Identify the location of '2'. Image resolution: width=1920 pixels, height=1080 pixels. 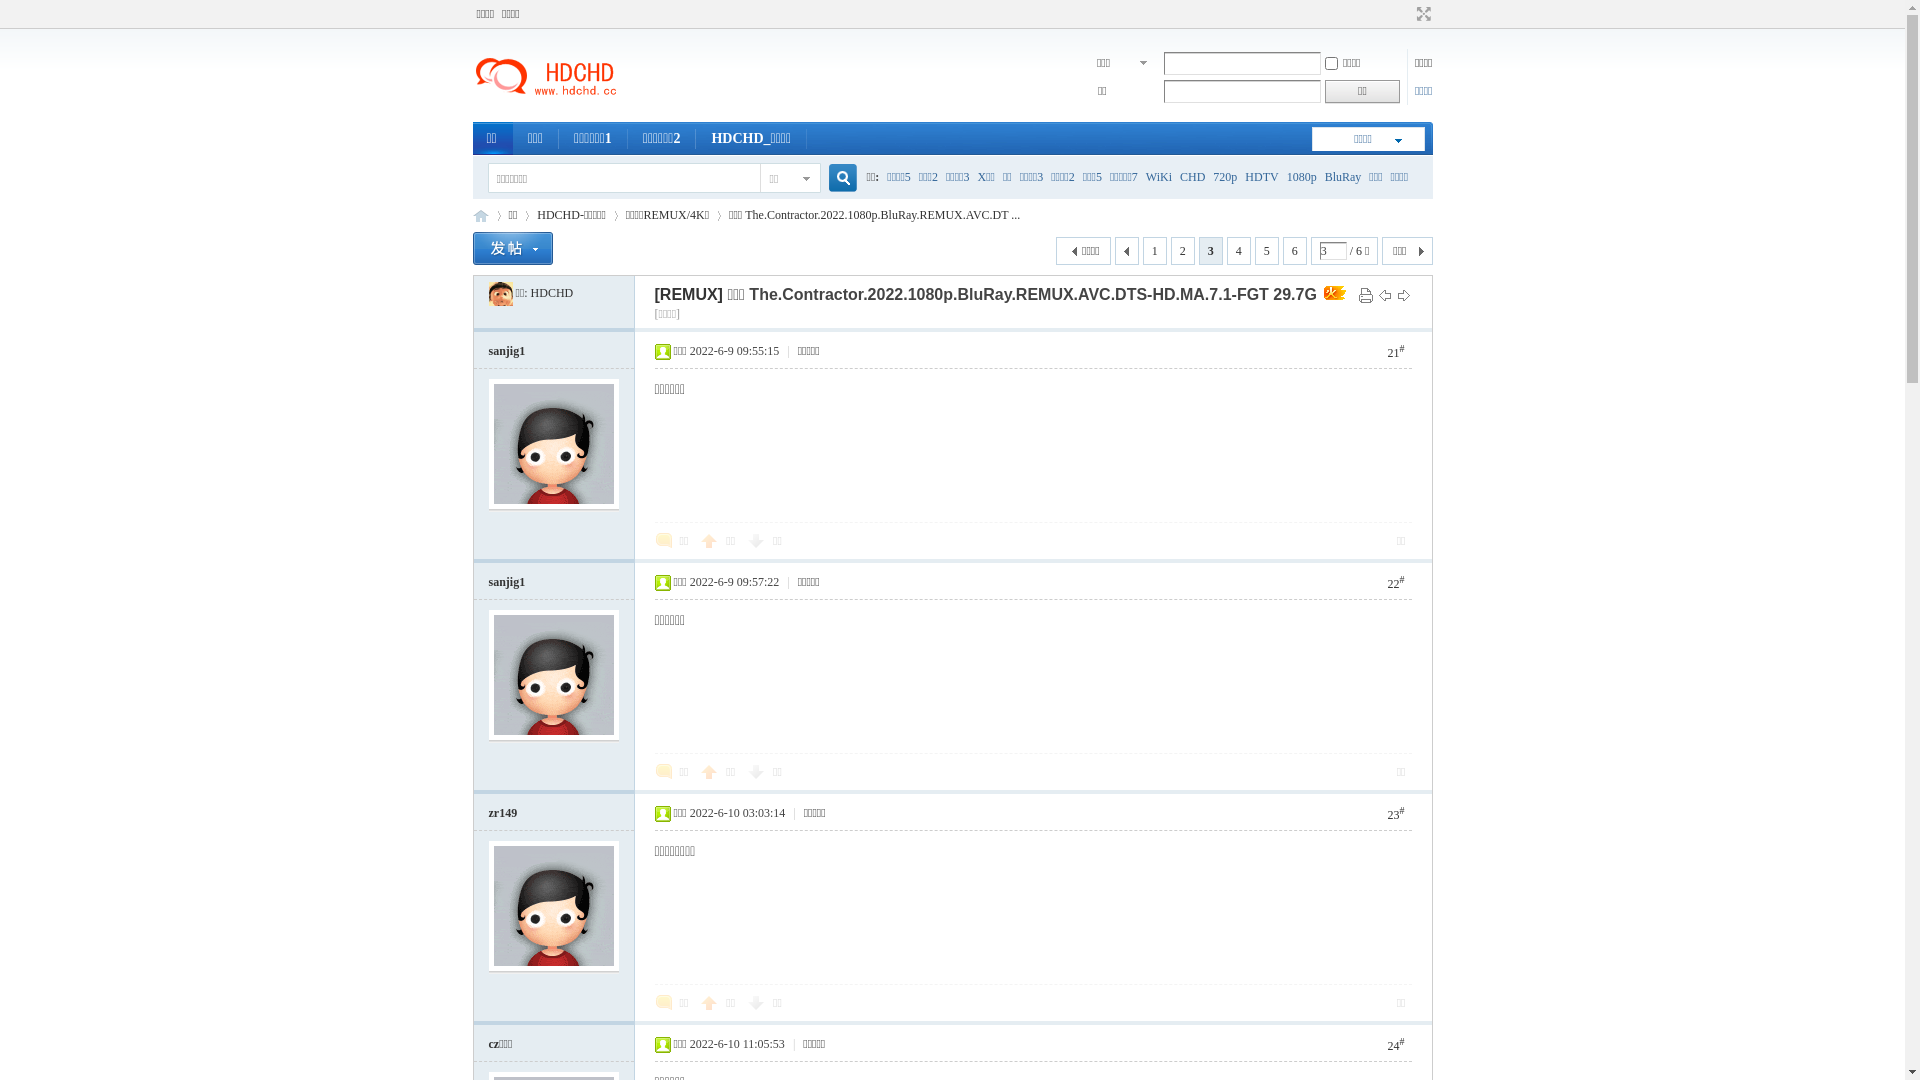
(1182, 249).